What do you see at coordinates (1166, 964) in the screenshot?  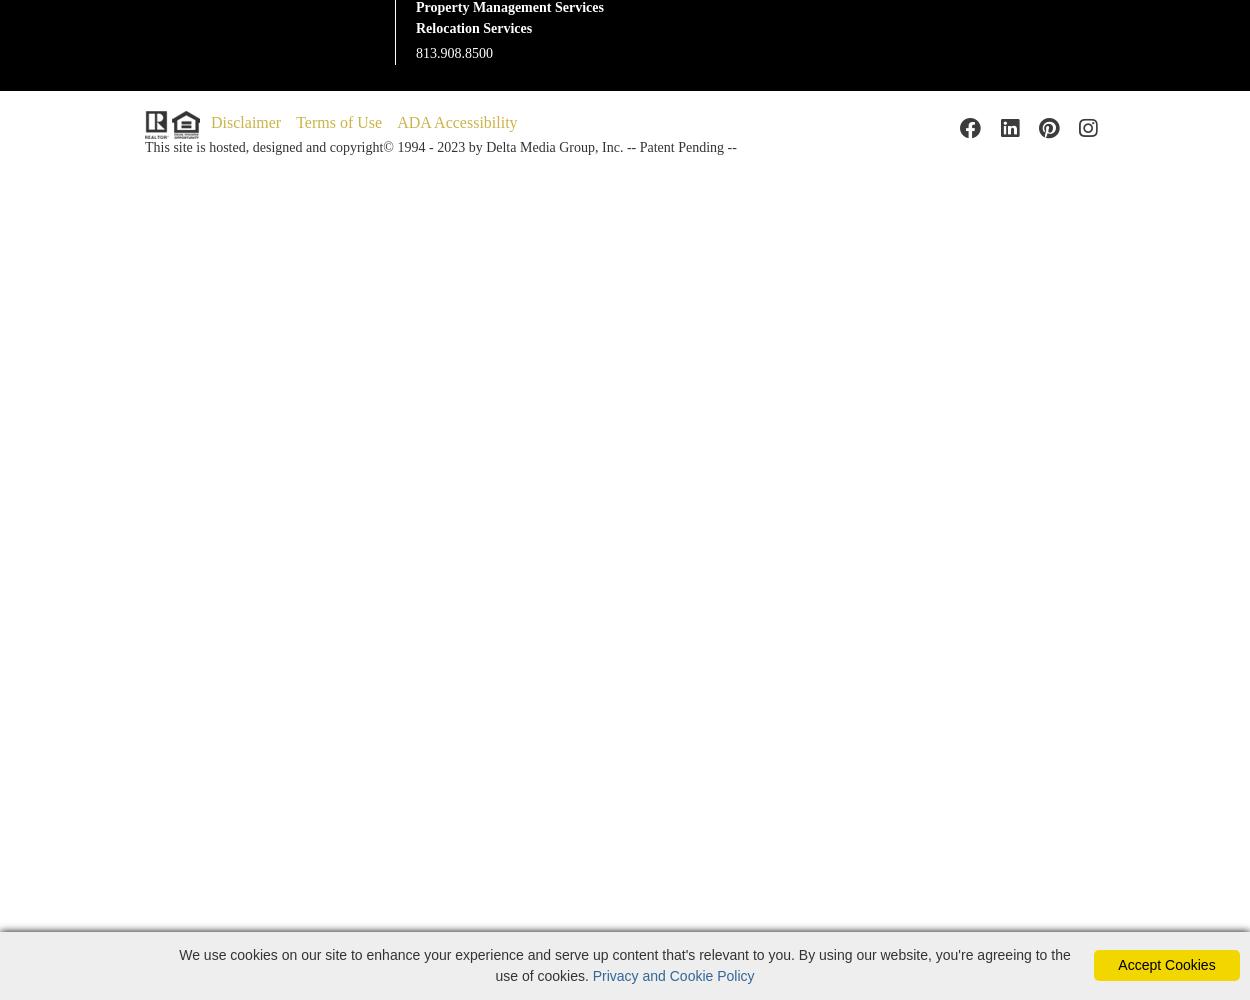 I see `'Accept Cookies'` at bounding box center [1166, 964].